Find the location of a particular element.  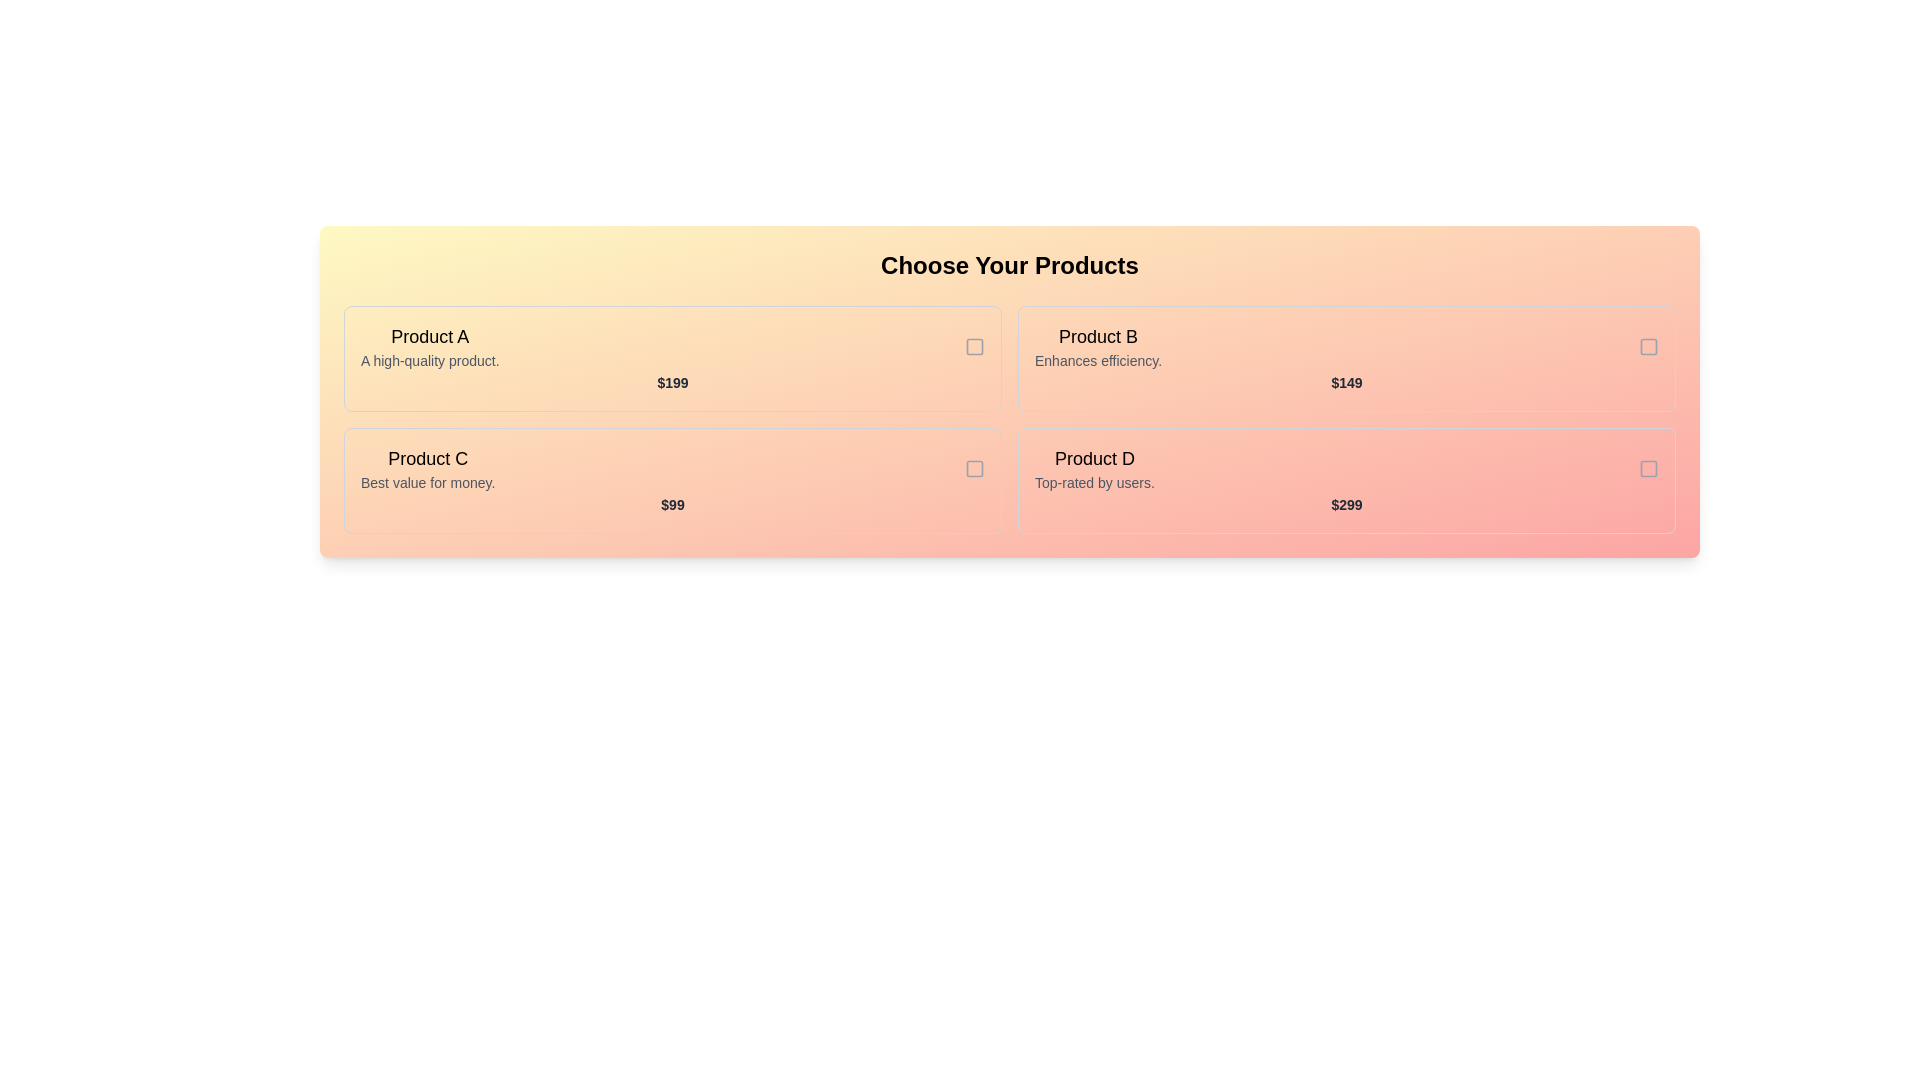

the price of Product A is located at coordinates (672, 382).